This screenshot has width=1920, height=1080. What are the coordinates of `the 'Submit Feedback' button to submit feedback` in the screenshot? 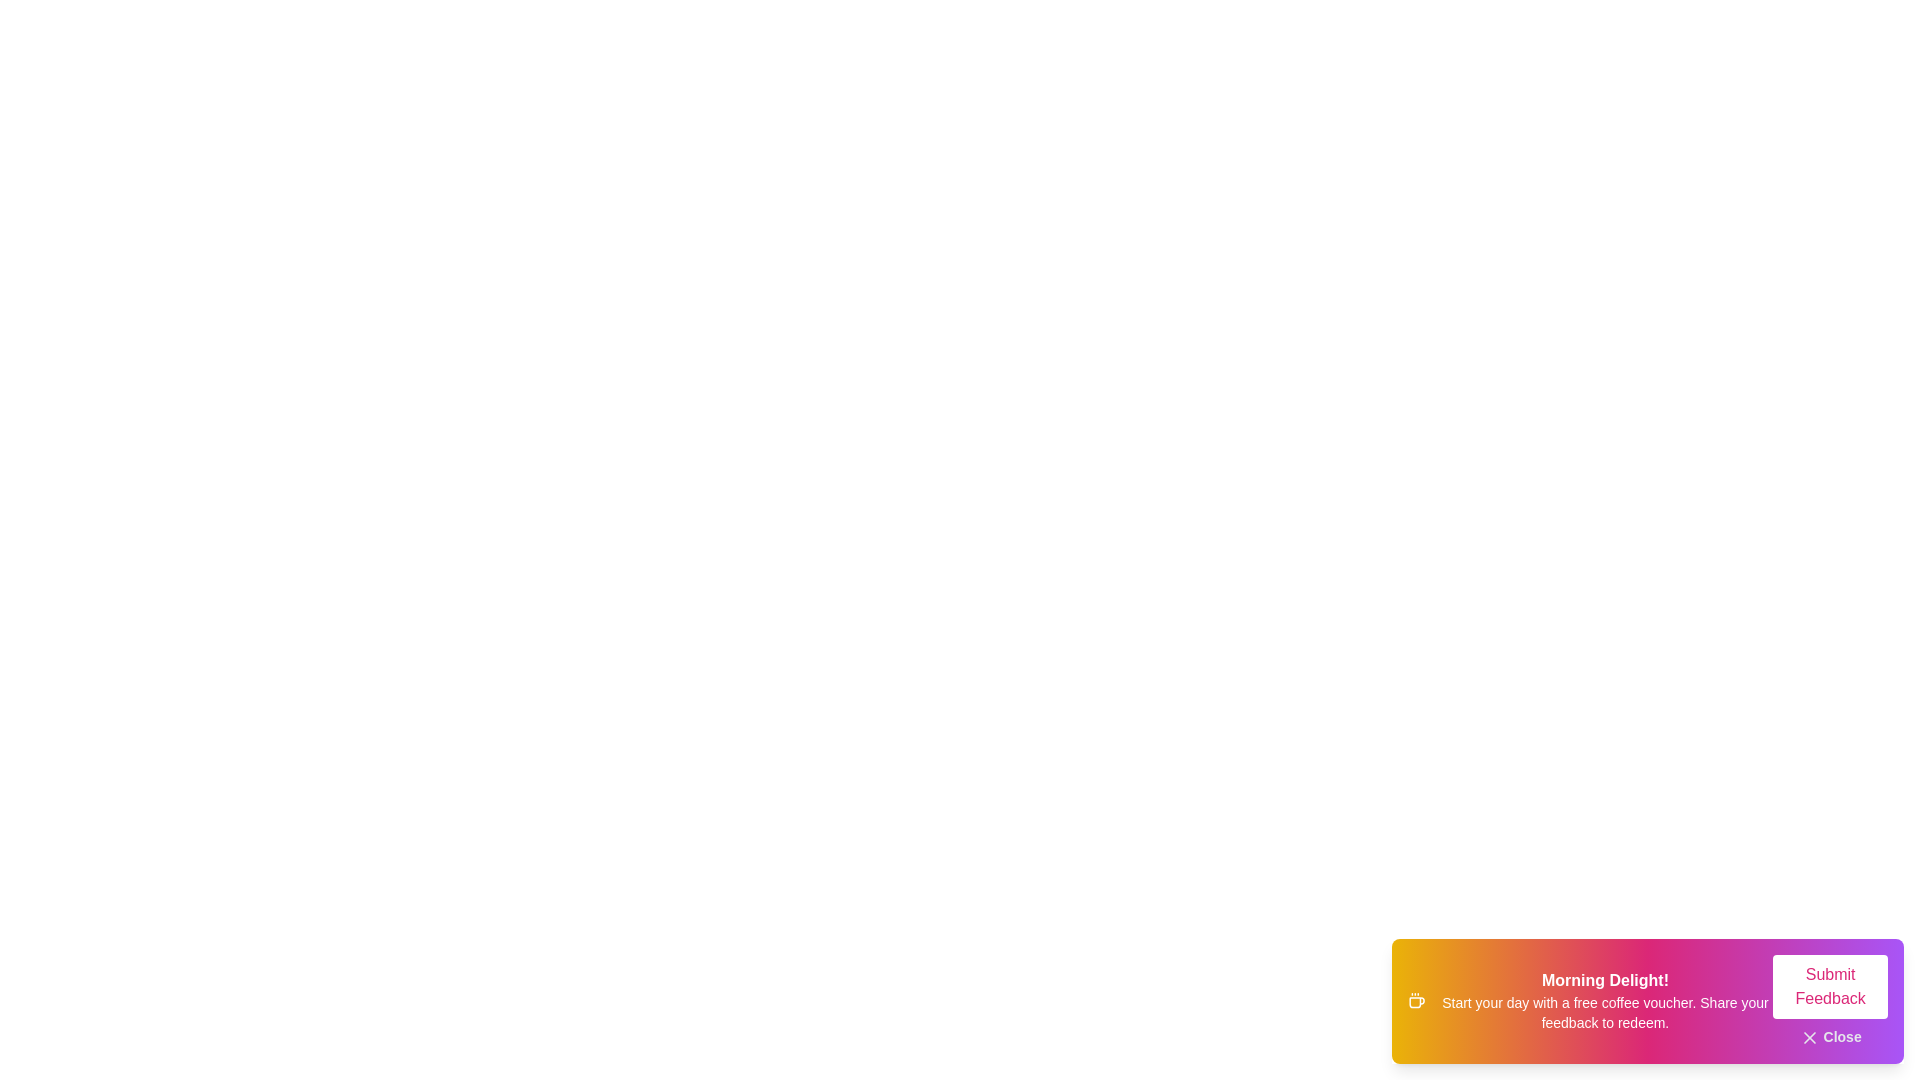 It's located at (1829, 985).